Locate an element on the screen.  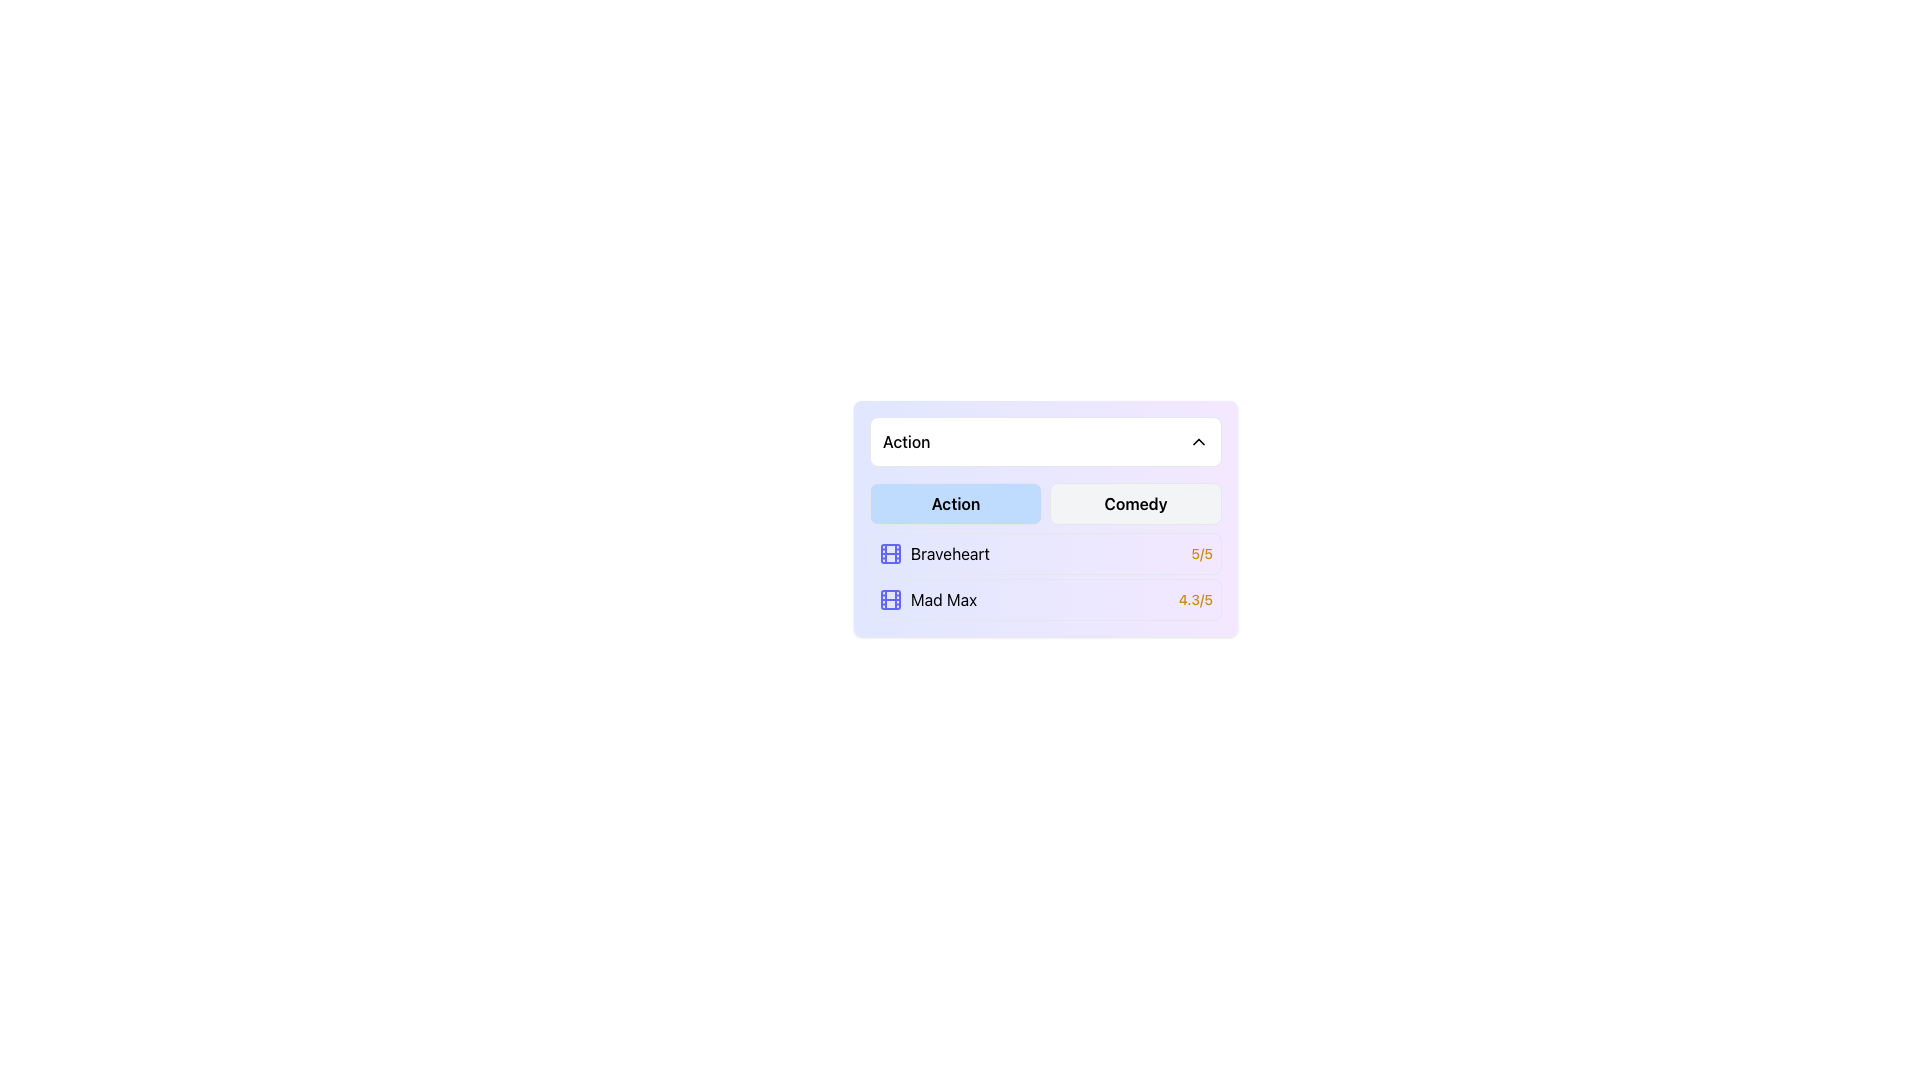
the film icon with a purple outline and indigo fill, located to the left of the text 'Braveheart' is located at coordinates (890, 554).